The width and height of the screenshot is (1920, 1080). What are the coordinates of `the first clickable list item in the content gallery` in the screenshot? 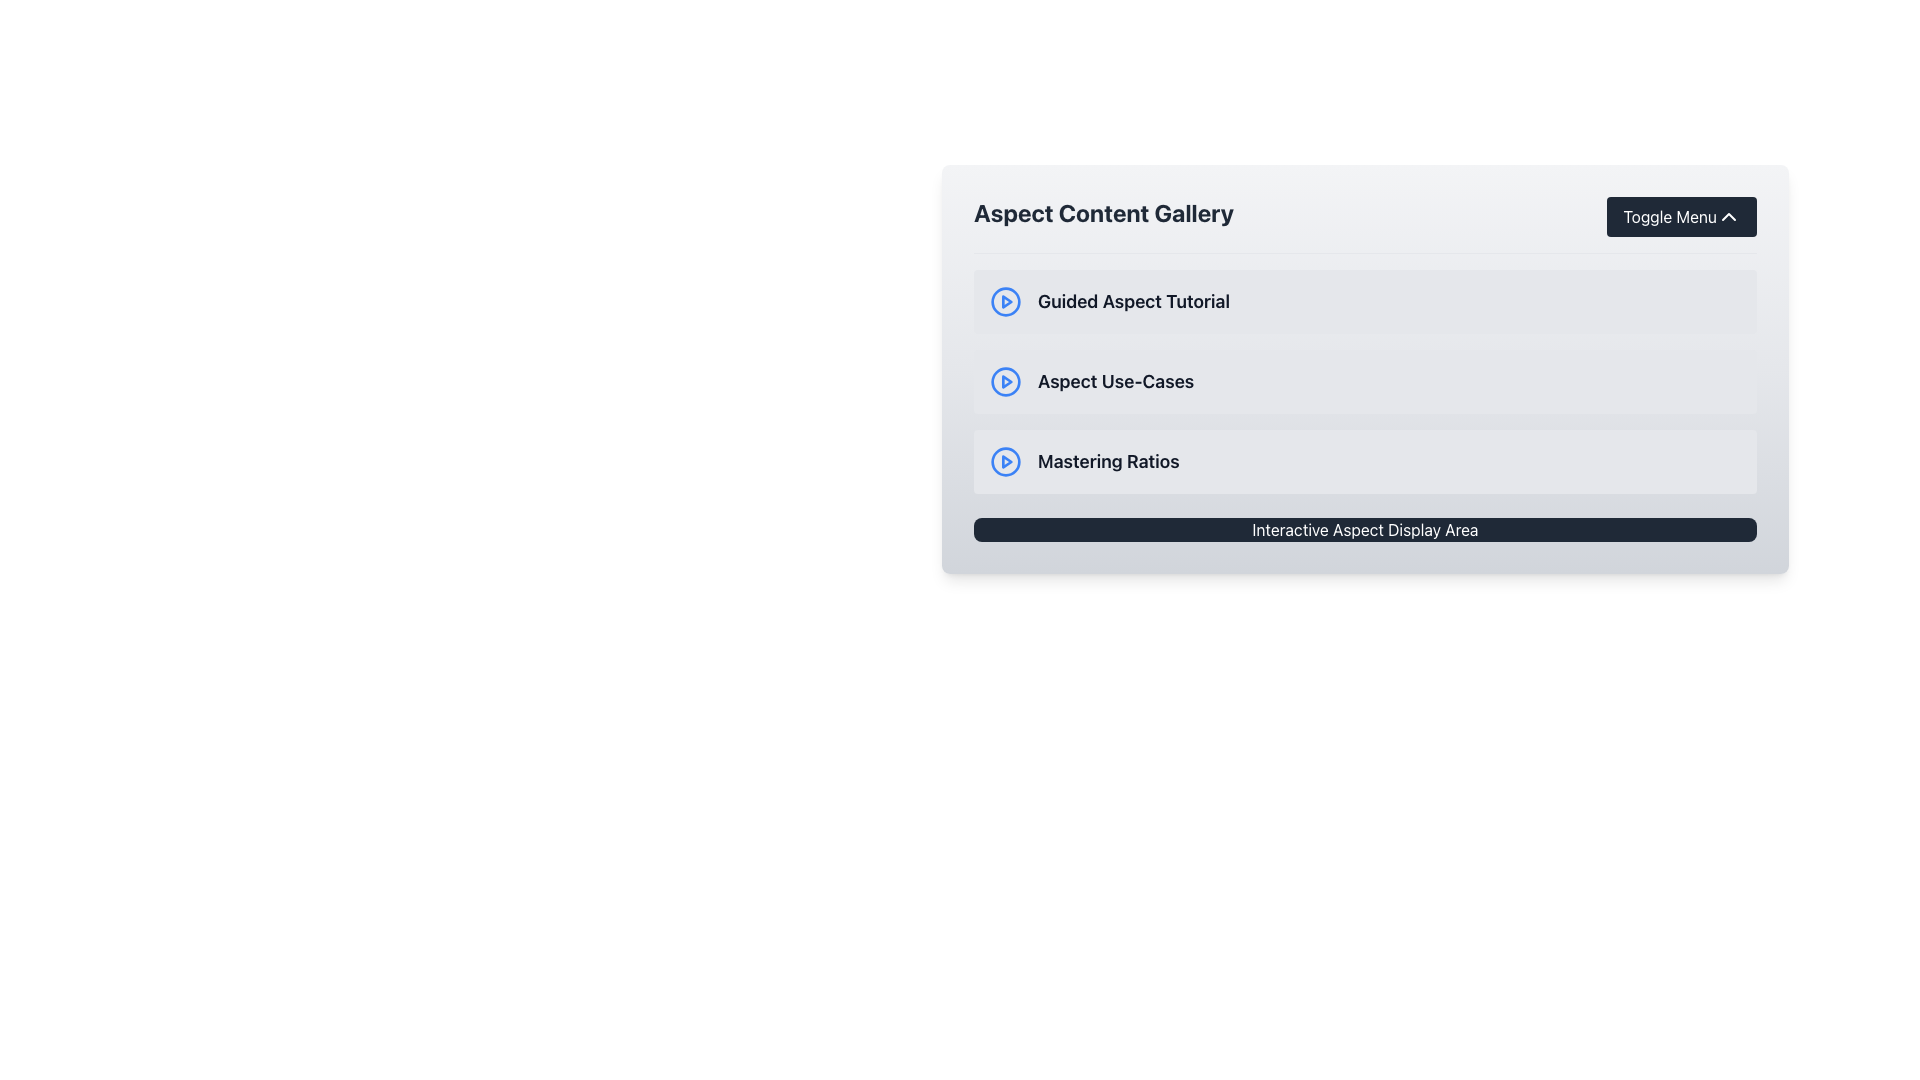 It's located at (1364, 301).